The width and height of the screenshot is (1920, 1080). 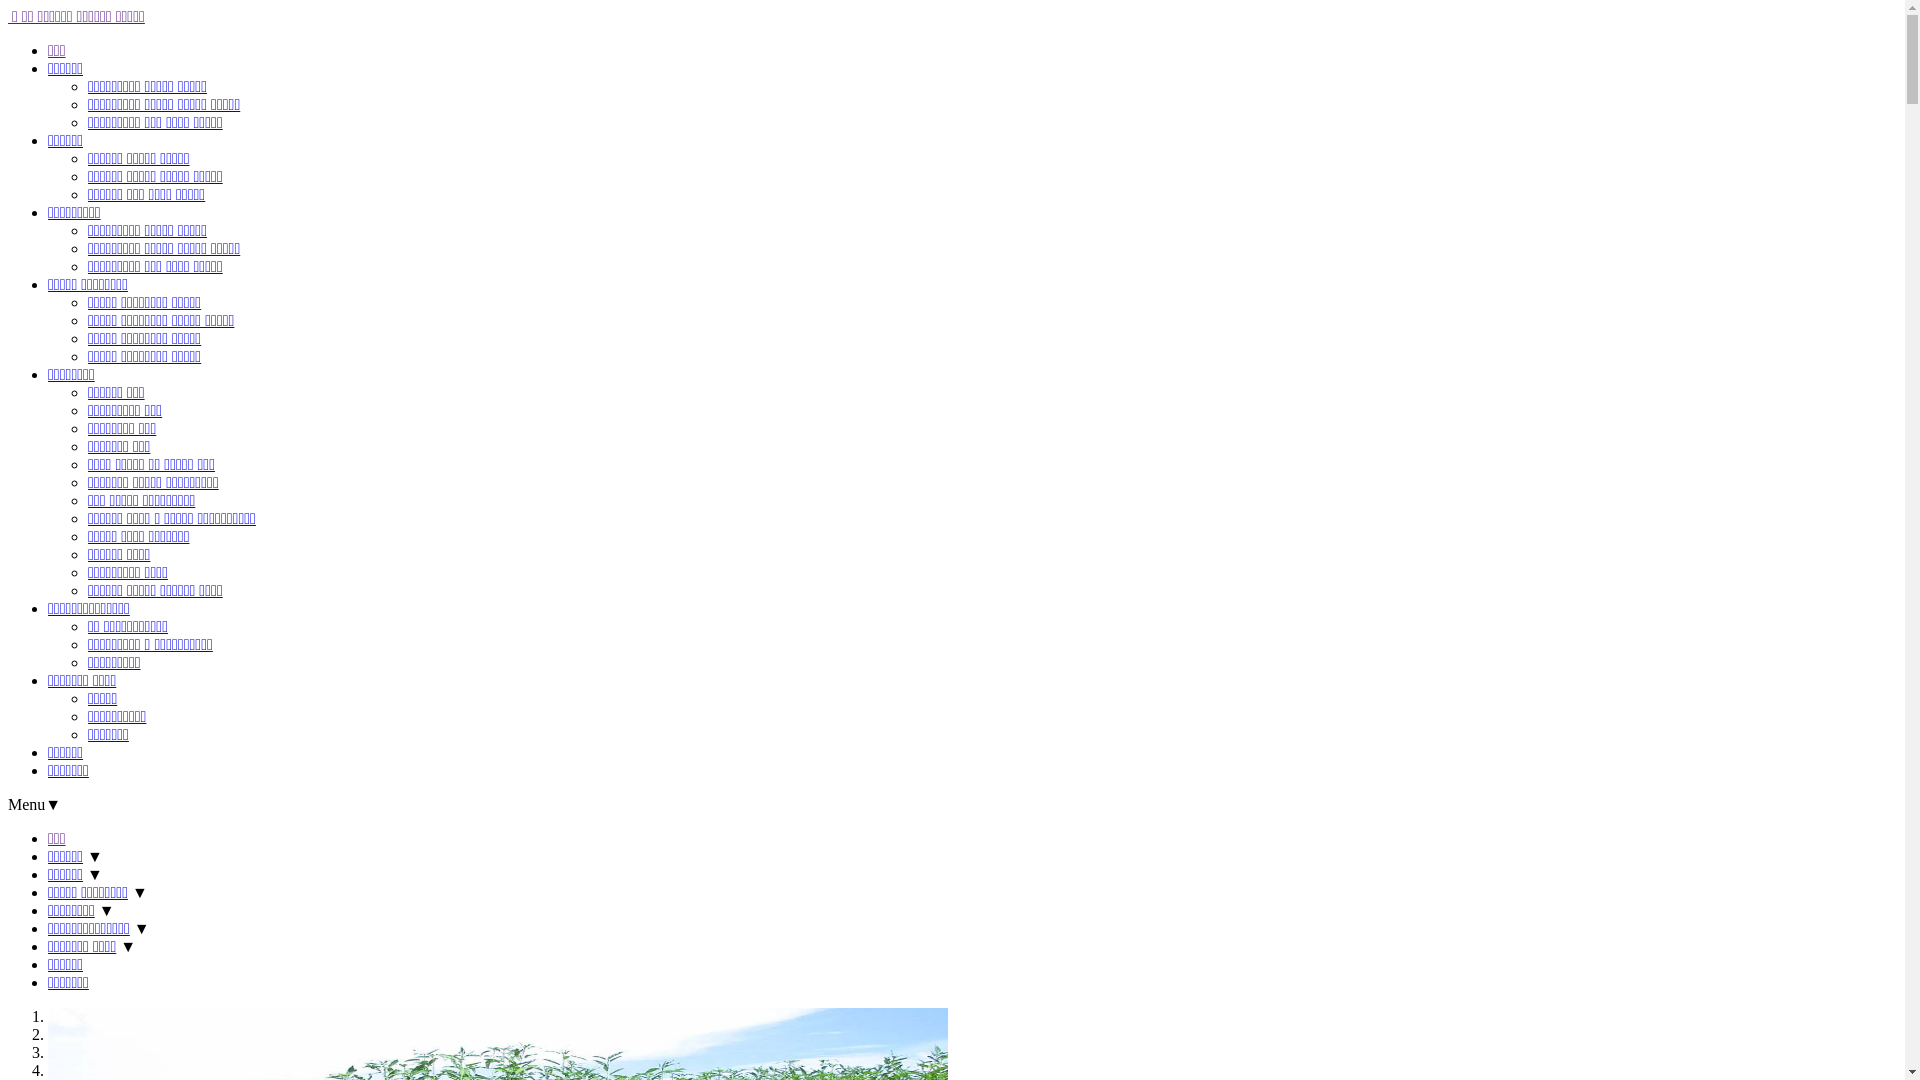 I want to click on '3', so click(x=52, y=1051).